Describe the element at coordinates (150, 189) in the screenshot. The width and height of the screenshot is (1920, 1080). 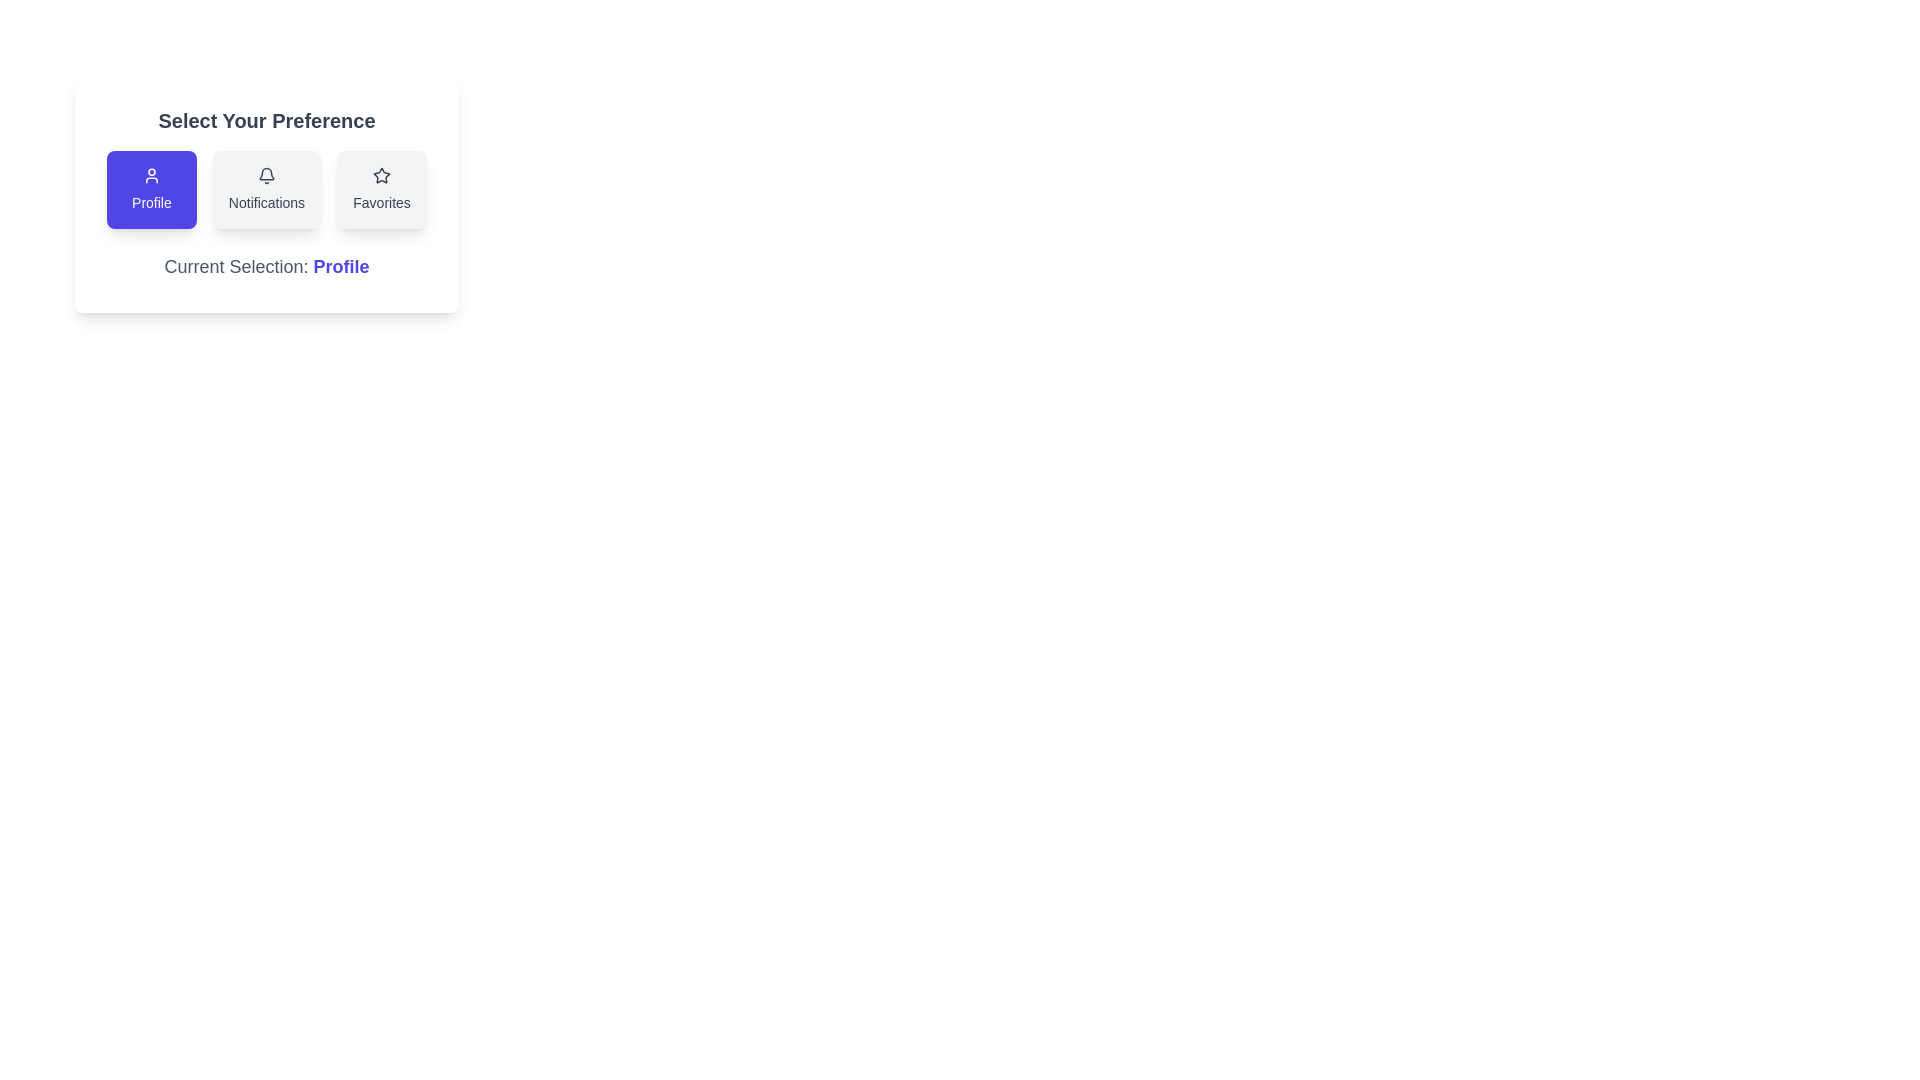
I see `the 'Profile' button located at the top-left corner of the grouping to visualize hover effects` at that location.